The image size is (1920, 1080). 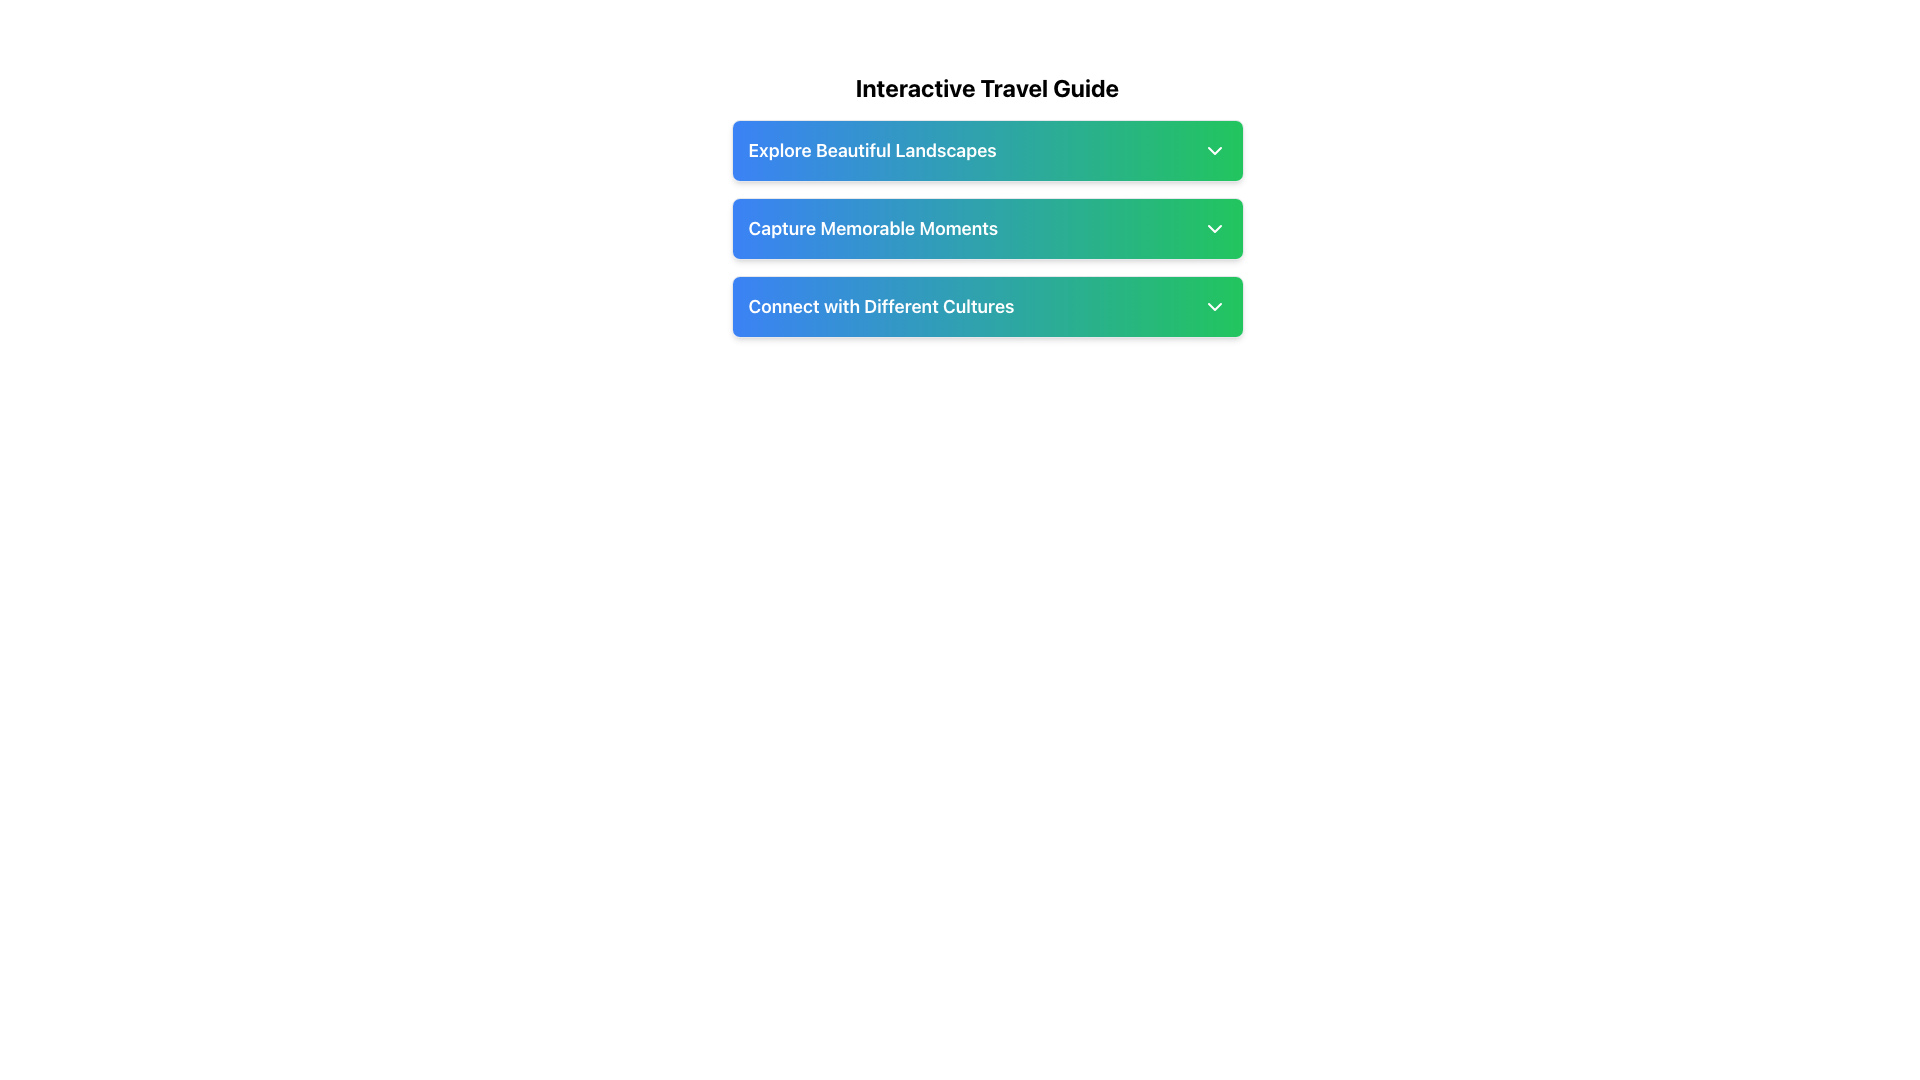 I want to click on the third chevron-down icon located to the far-right of the 'Connect with Different Cultures' text, so click(x=1213, y=307).